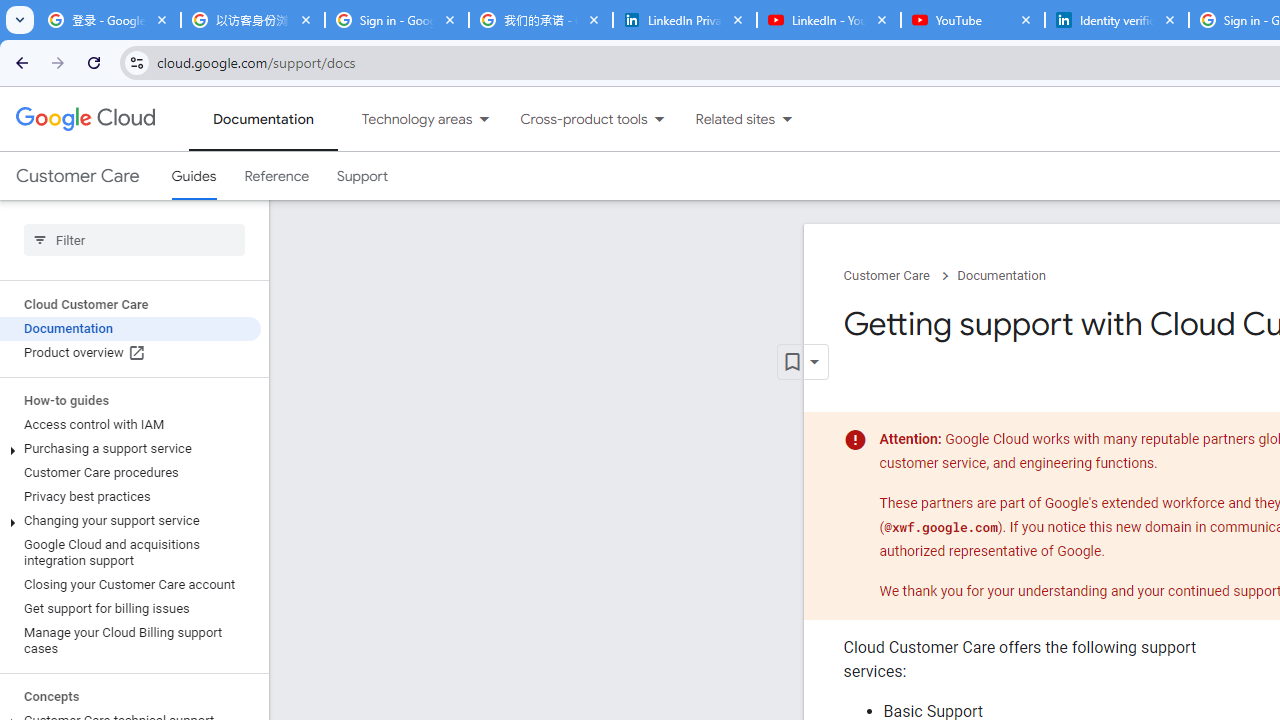 This screenshot has width=1280, height=720. What do you see at coordinates (129, 585) in the screenshot?
I see `'Closing your Customer Care account'` at bounding box center [129, 585].